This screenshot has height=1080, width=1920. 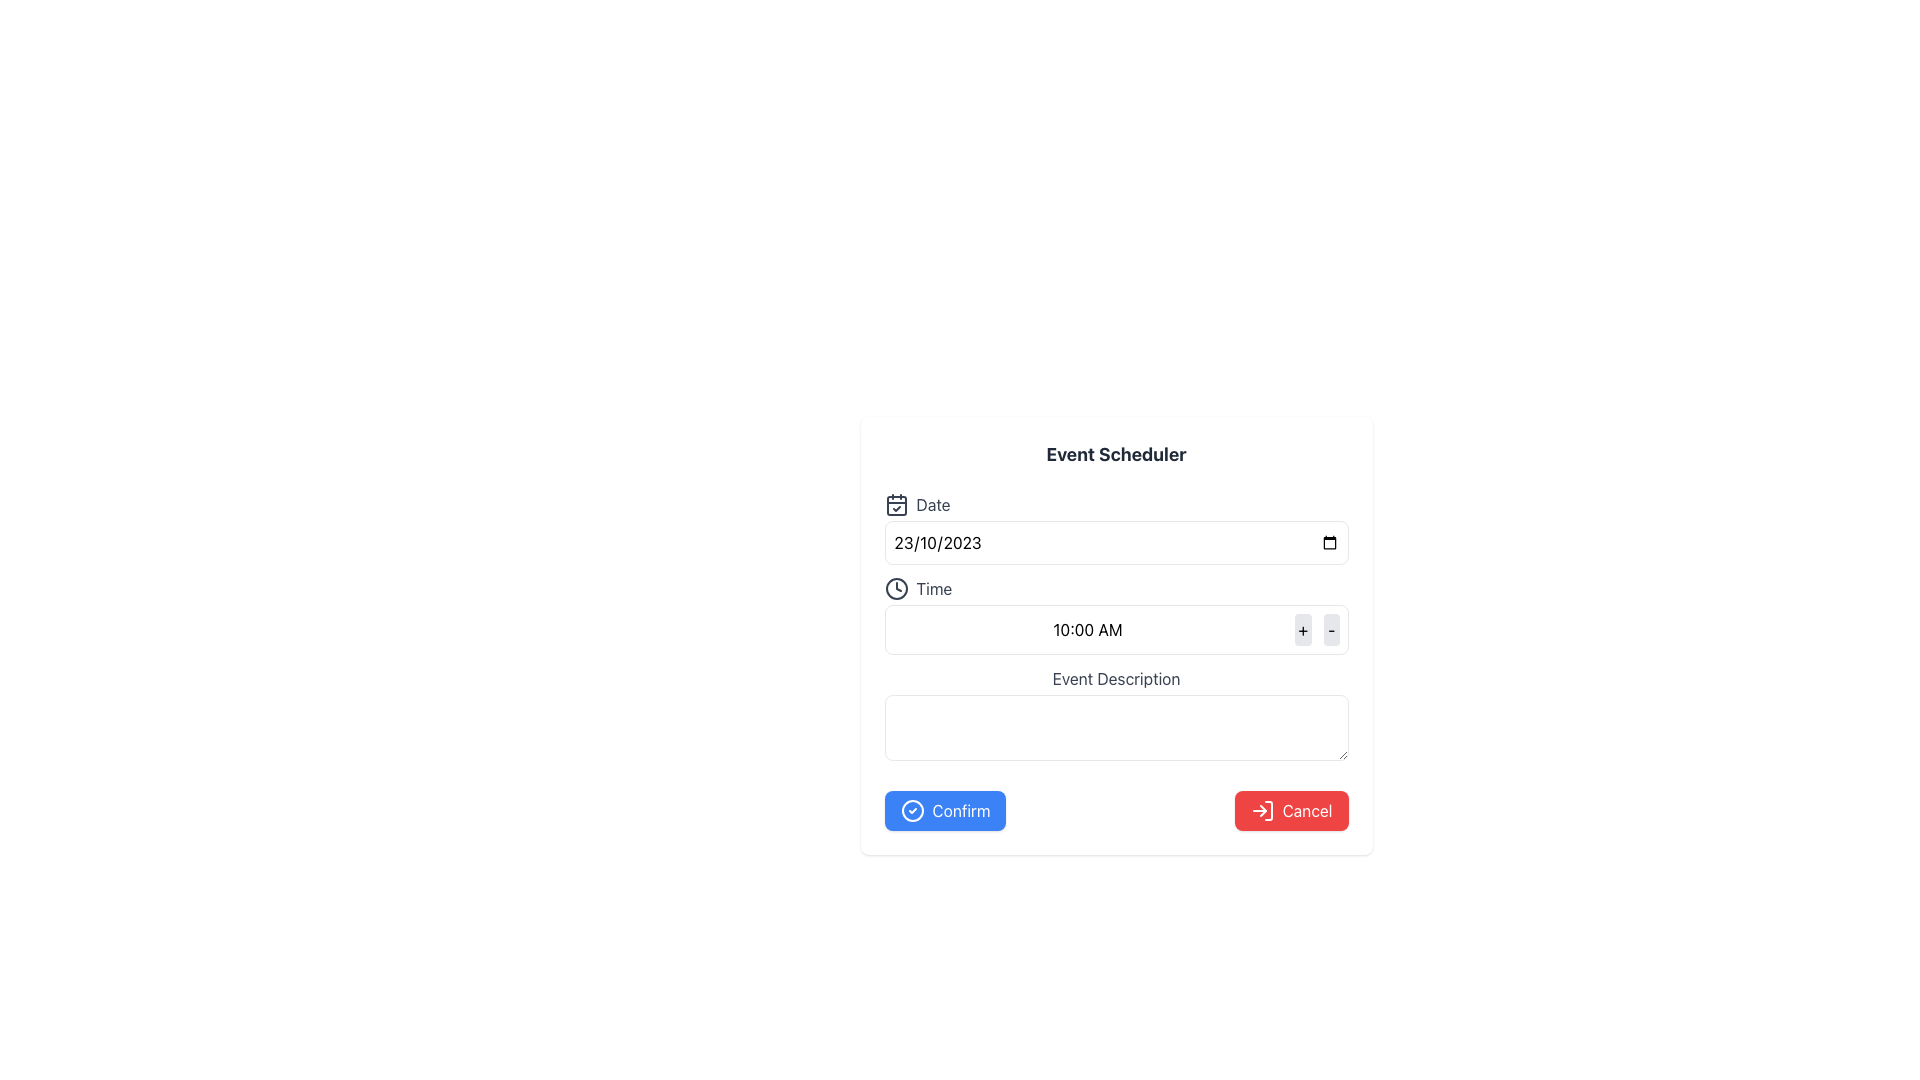 What do you see at coordinates (1115, 677) in the screenshot?
I see `the 'Event Description' label, which is a gray text label positioned above the input area for event details` at bounding box center [1115, 677].